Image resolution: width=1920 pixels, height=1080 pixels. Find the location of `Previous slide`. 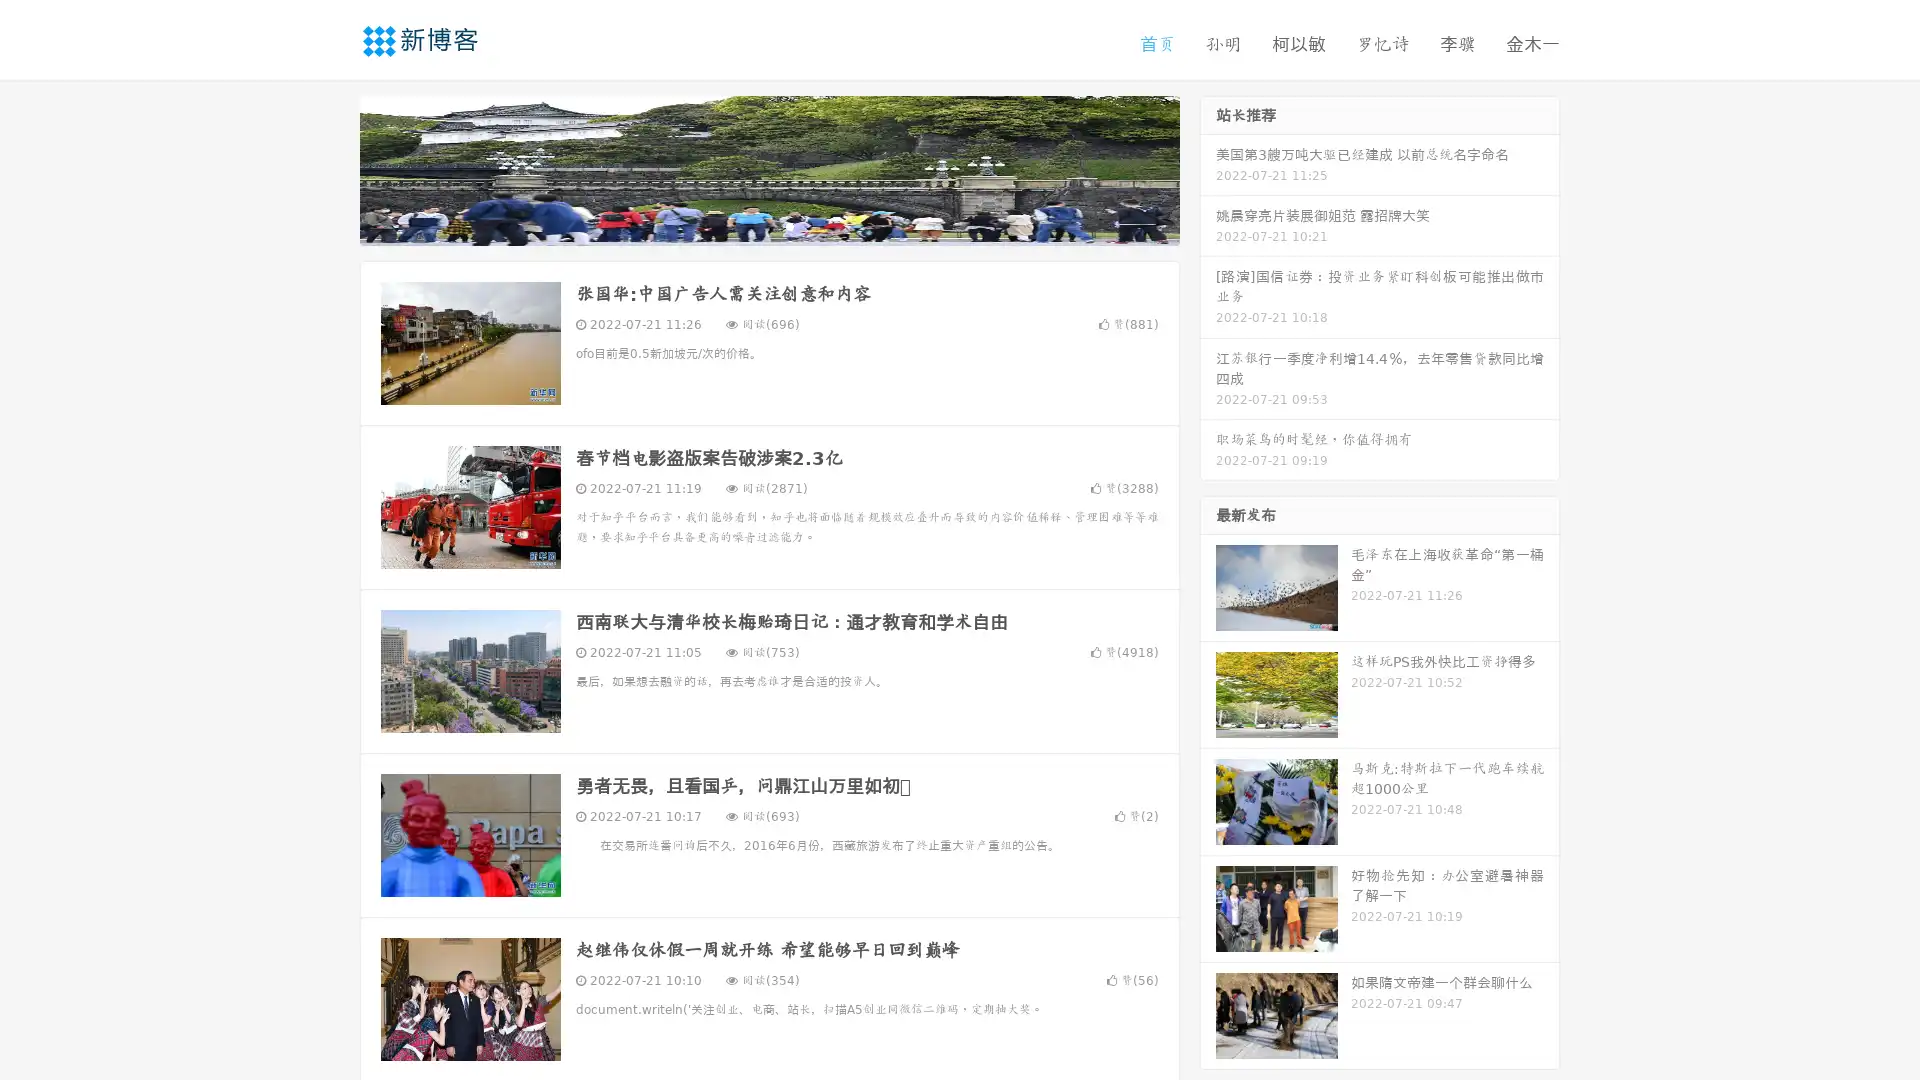

Previous slide is located at coordinates (330, 168).